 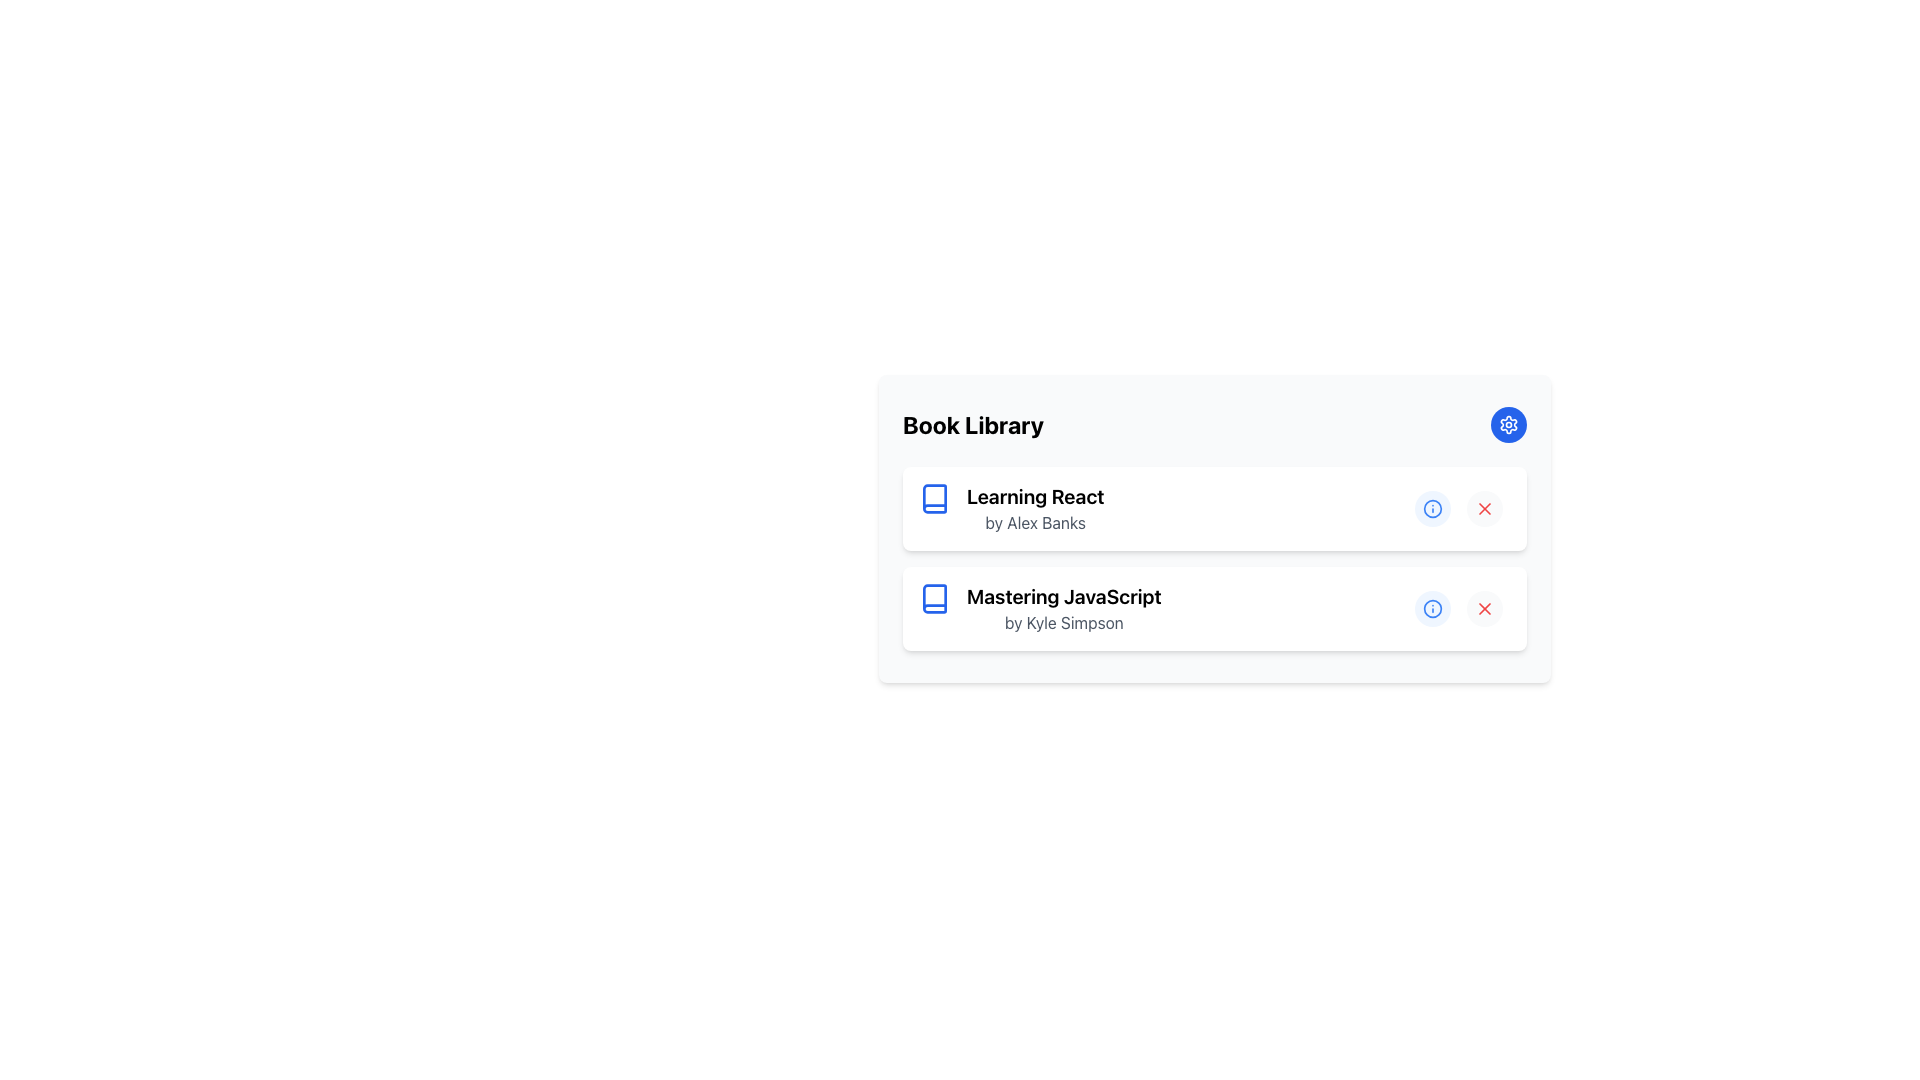 What do you see at coordinates (1508, 423) in the screenshot?
I see `the settings icon located at the top-right corner of the 'Book Library' card` at bounding box center [1508, 423].